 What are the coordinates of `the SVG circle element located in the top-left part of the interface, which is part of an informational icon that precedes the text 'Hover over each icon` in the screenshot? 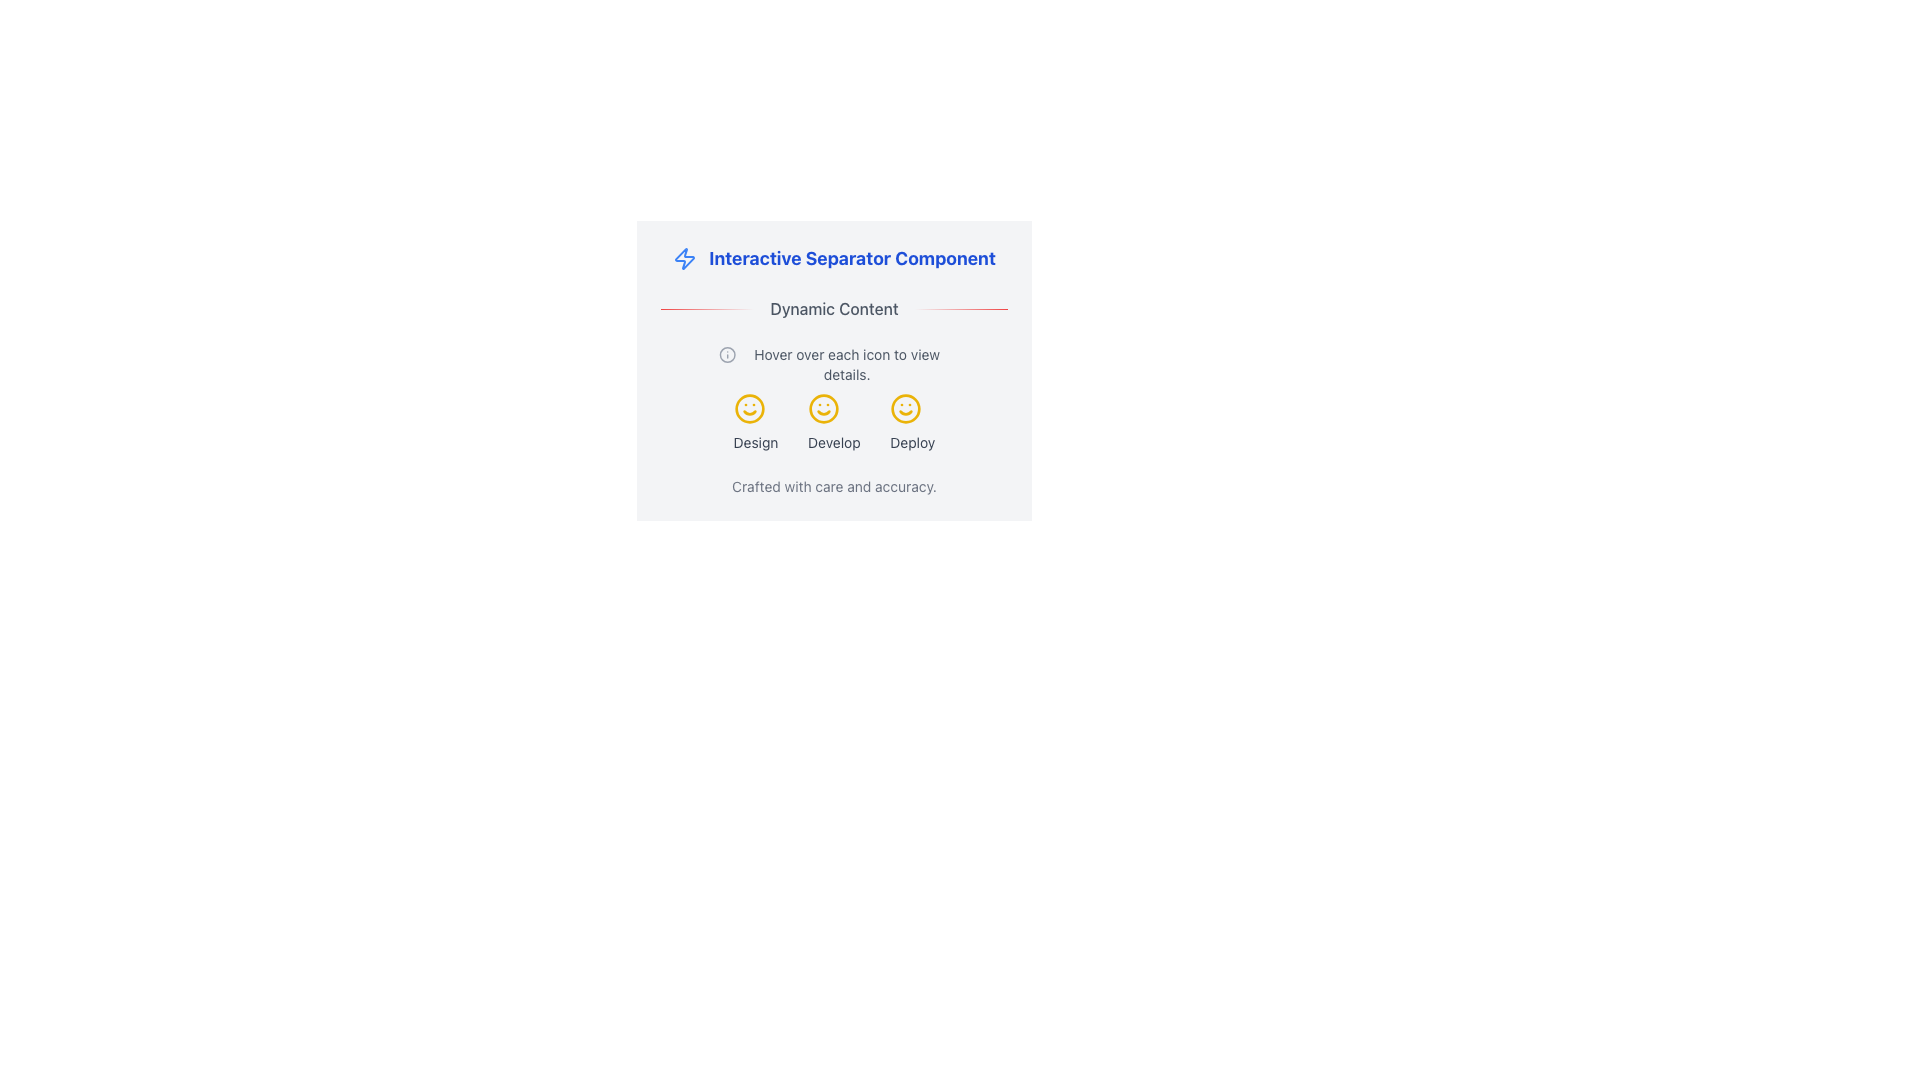 It's located at (726, 353).